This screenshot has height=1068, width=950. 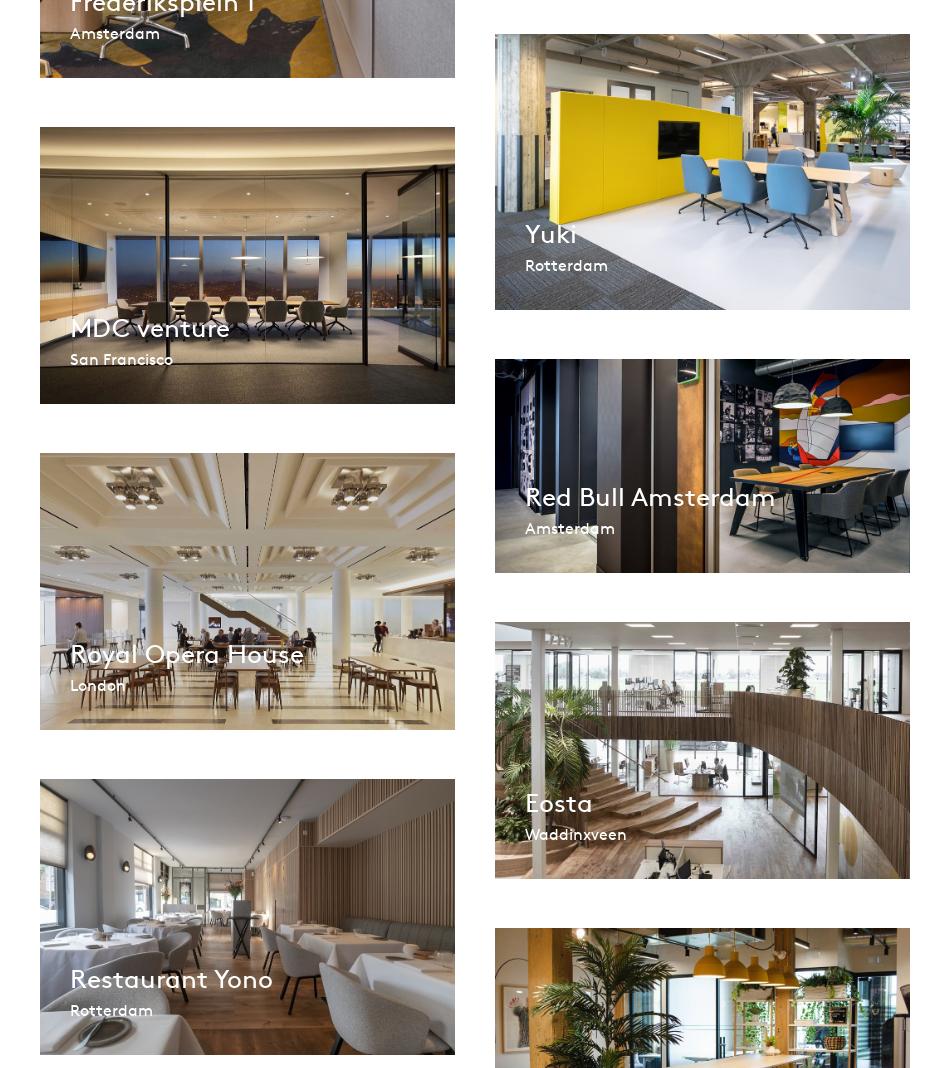 What do you see at coordinates (70, 326) in the screenshot?
I see `'MDC venture'` at bounding box center [70, 326].